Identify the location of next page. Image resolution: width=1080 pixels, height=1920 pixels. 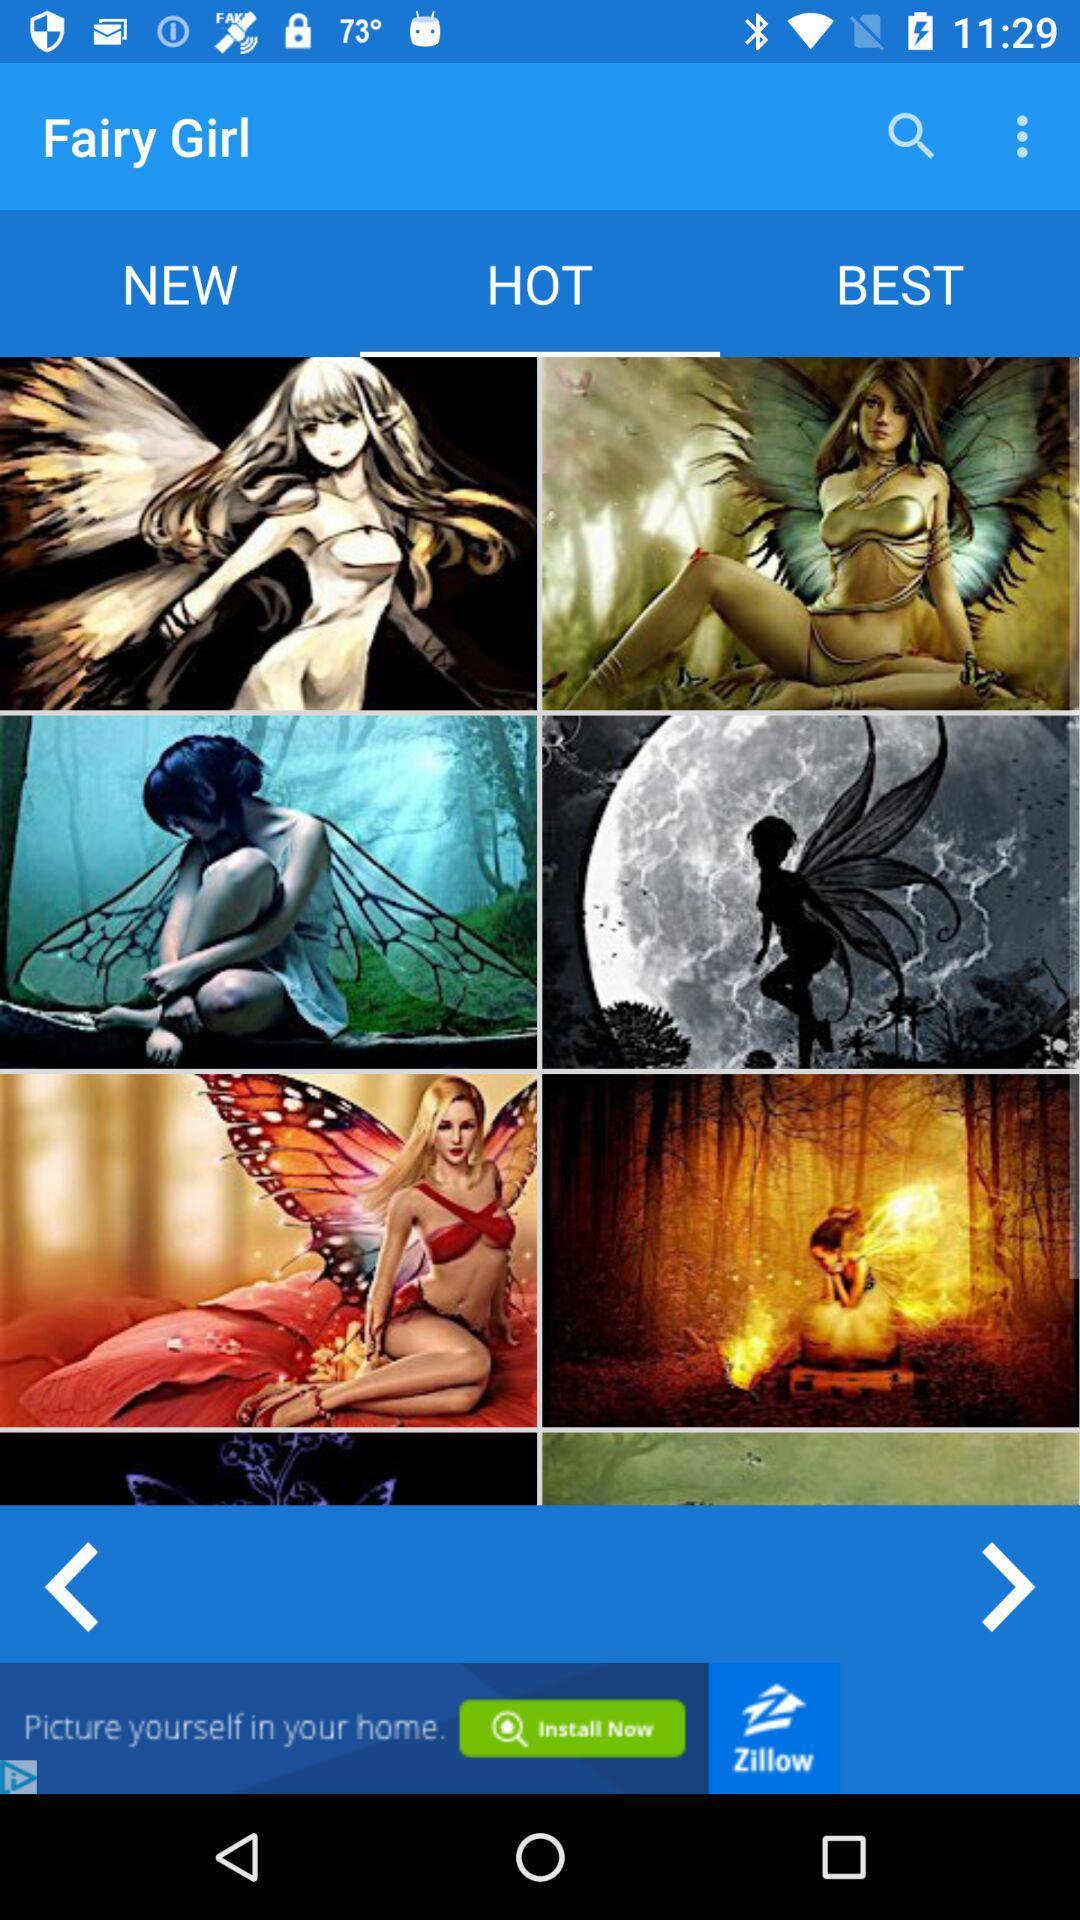
(1010, 1583).